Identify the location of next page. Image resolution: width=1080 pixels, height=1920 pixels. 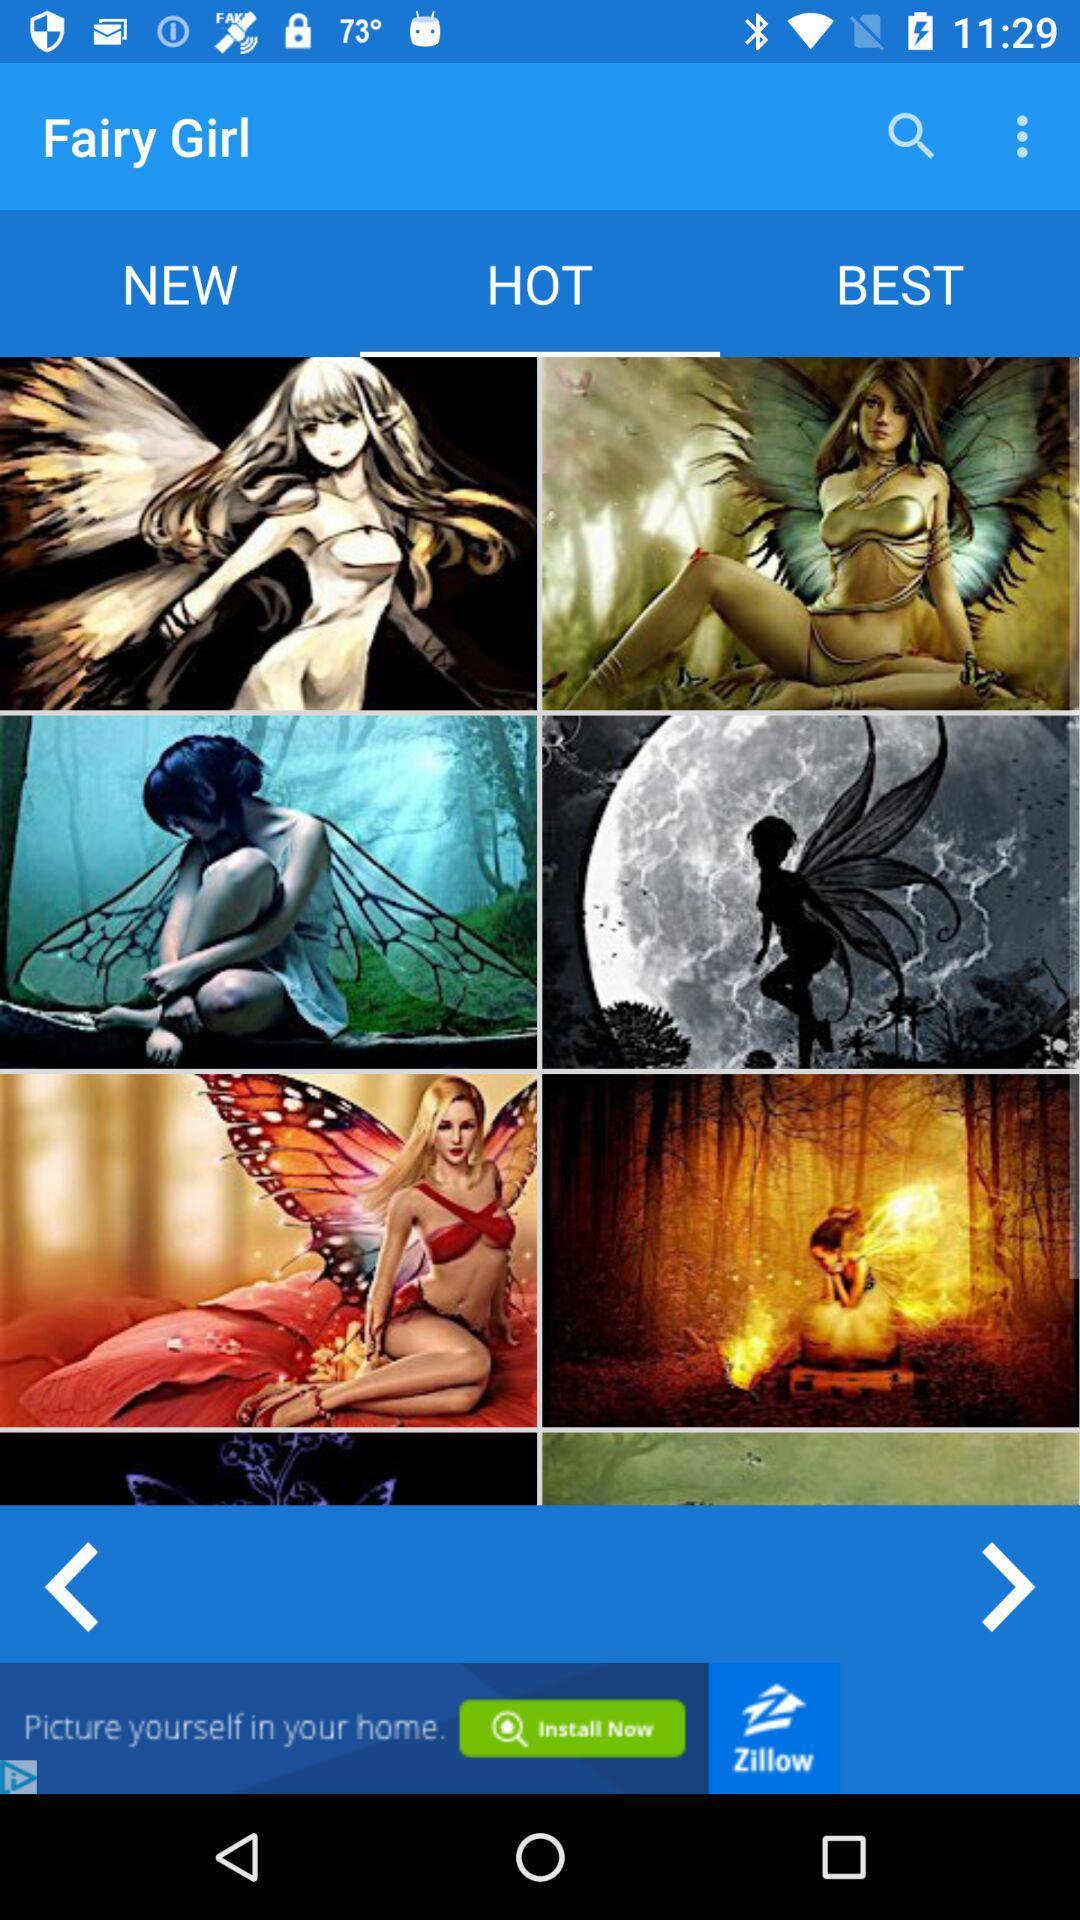
(1010, 1583).